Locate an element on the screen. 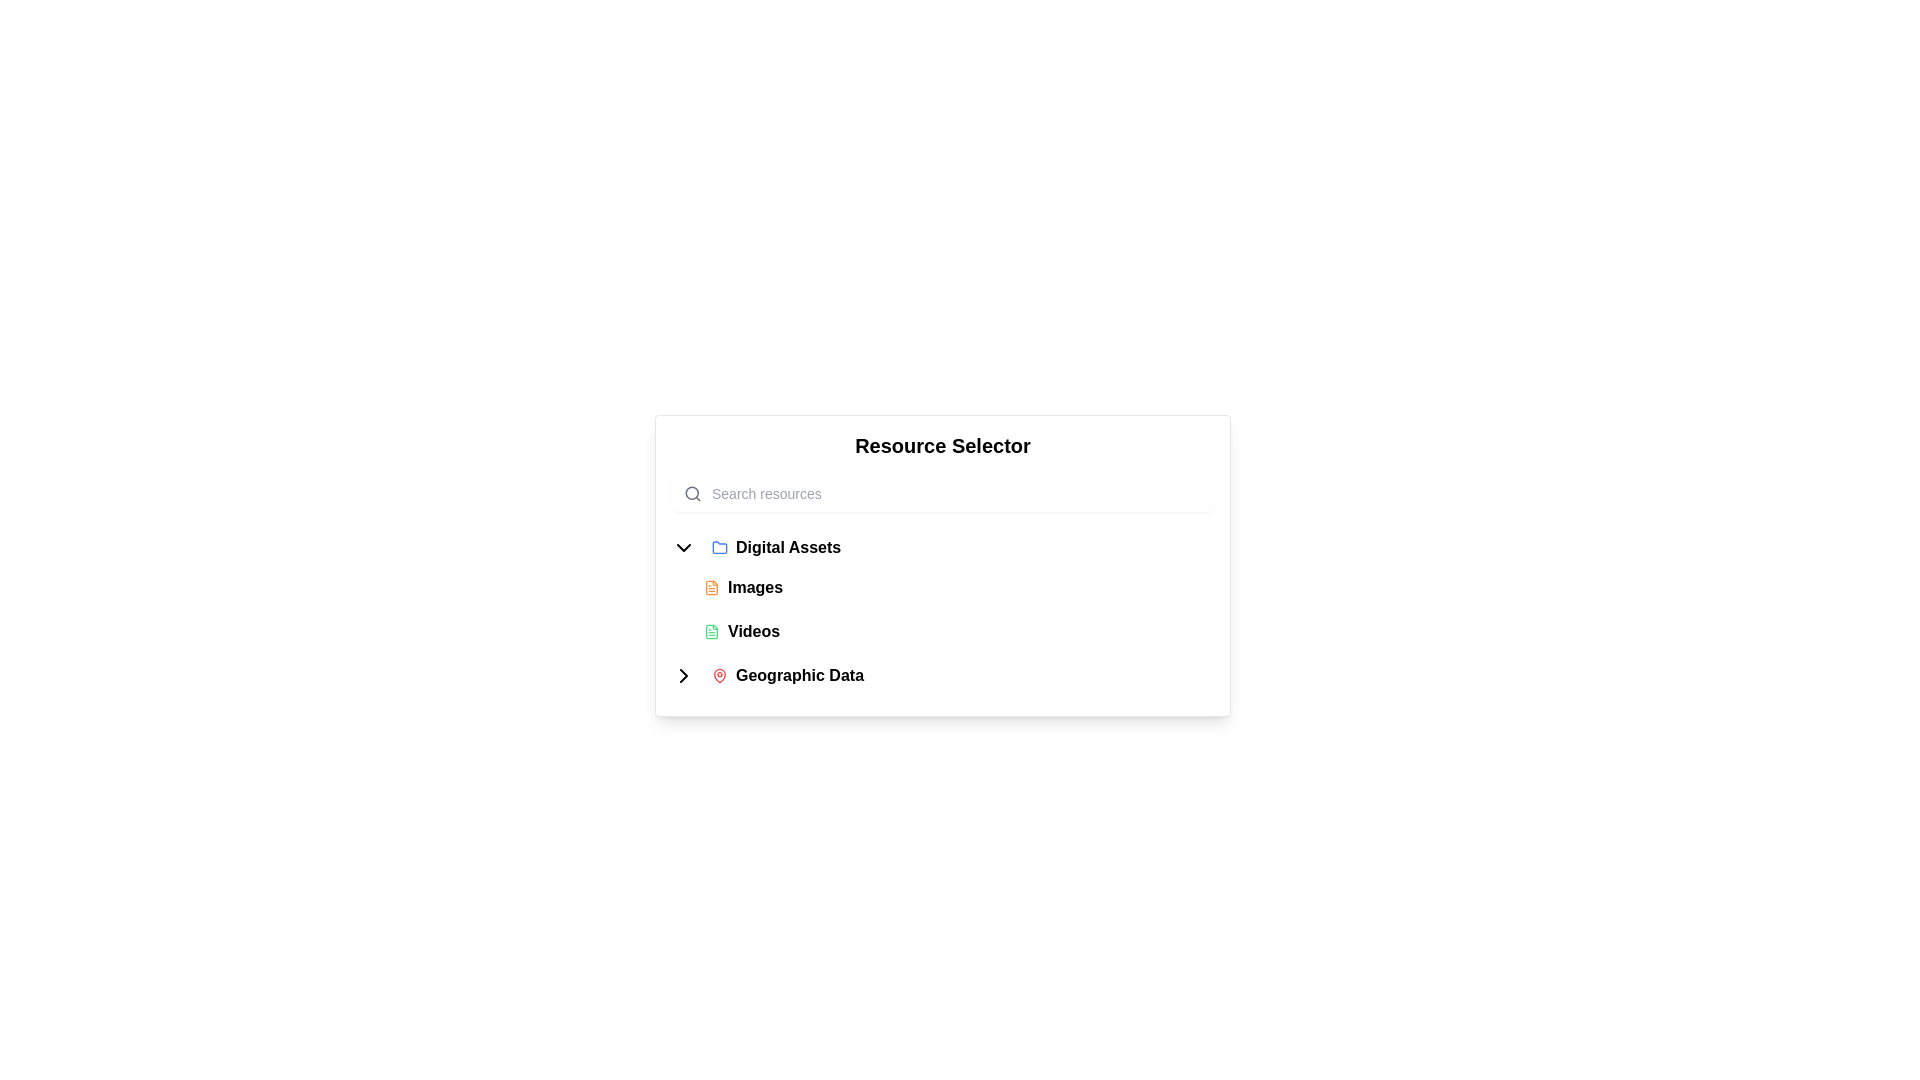  the 'Resource Selector' text label which serves as a header for the subsection below it, indicating its purpose as a title is located at coordinates (941, 445).